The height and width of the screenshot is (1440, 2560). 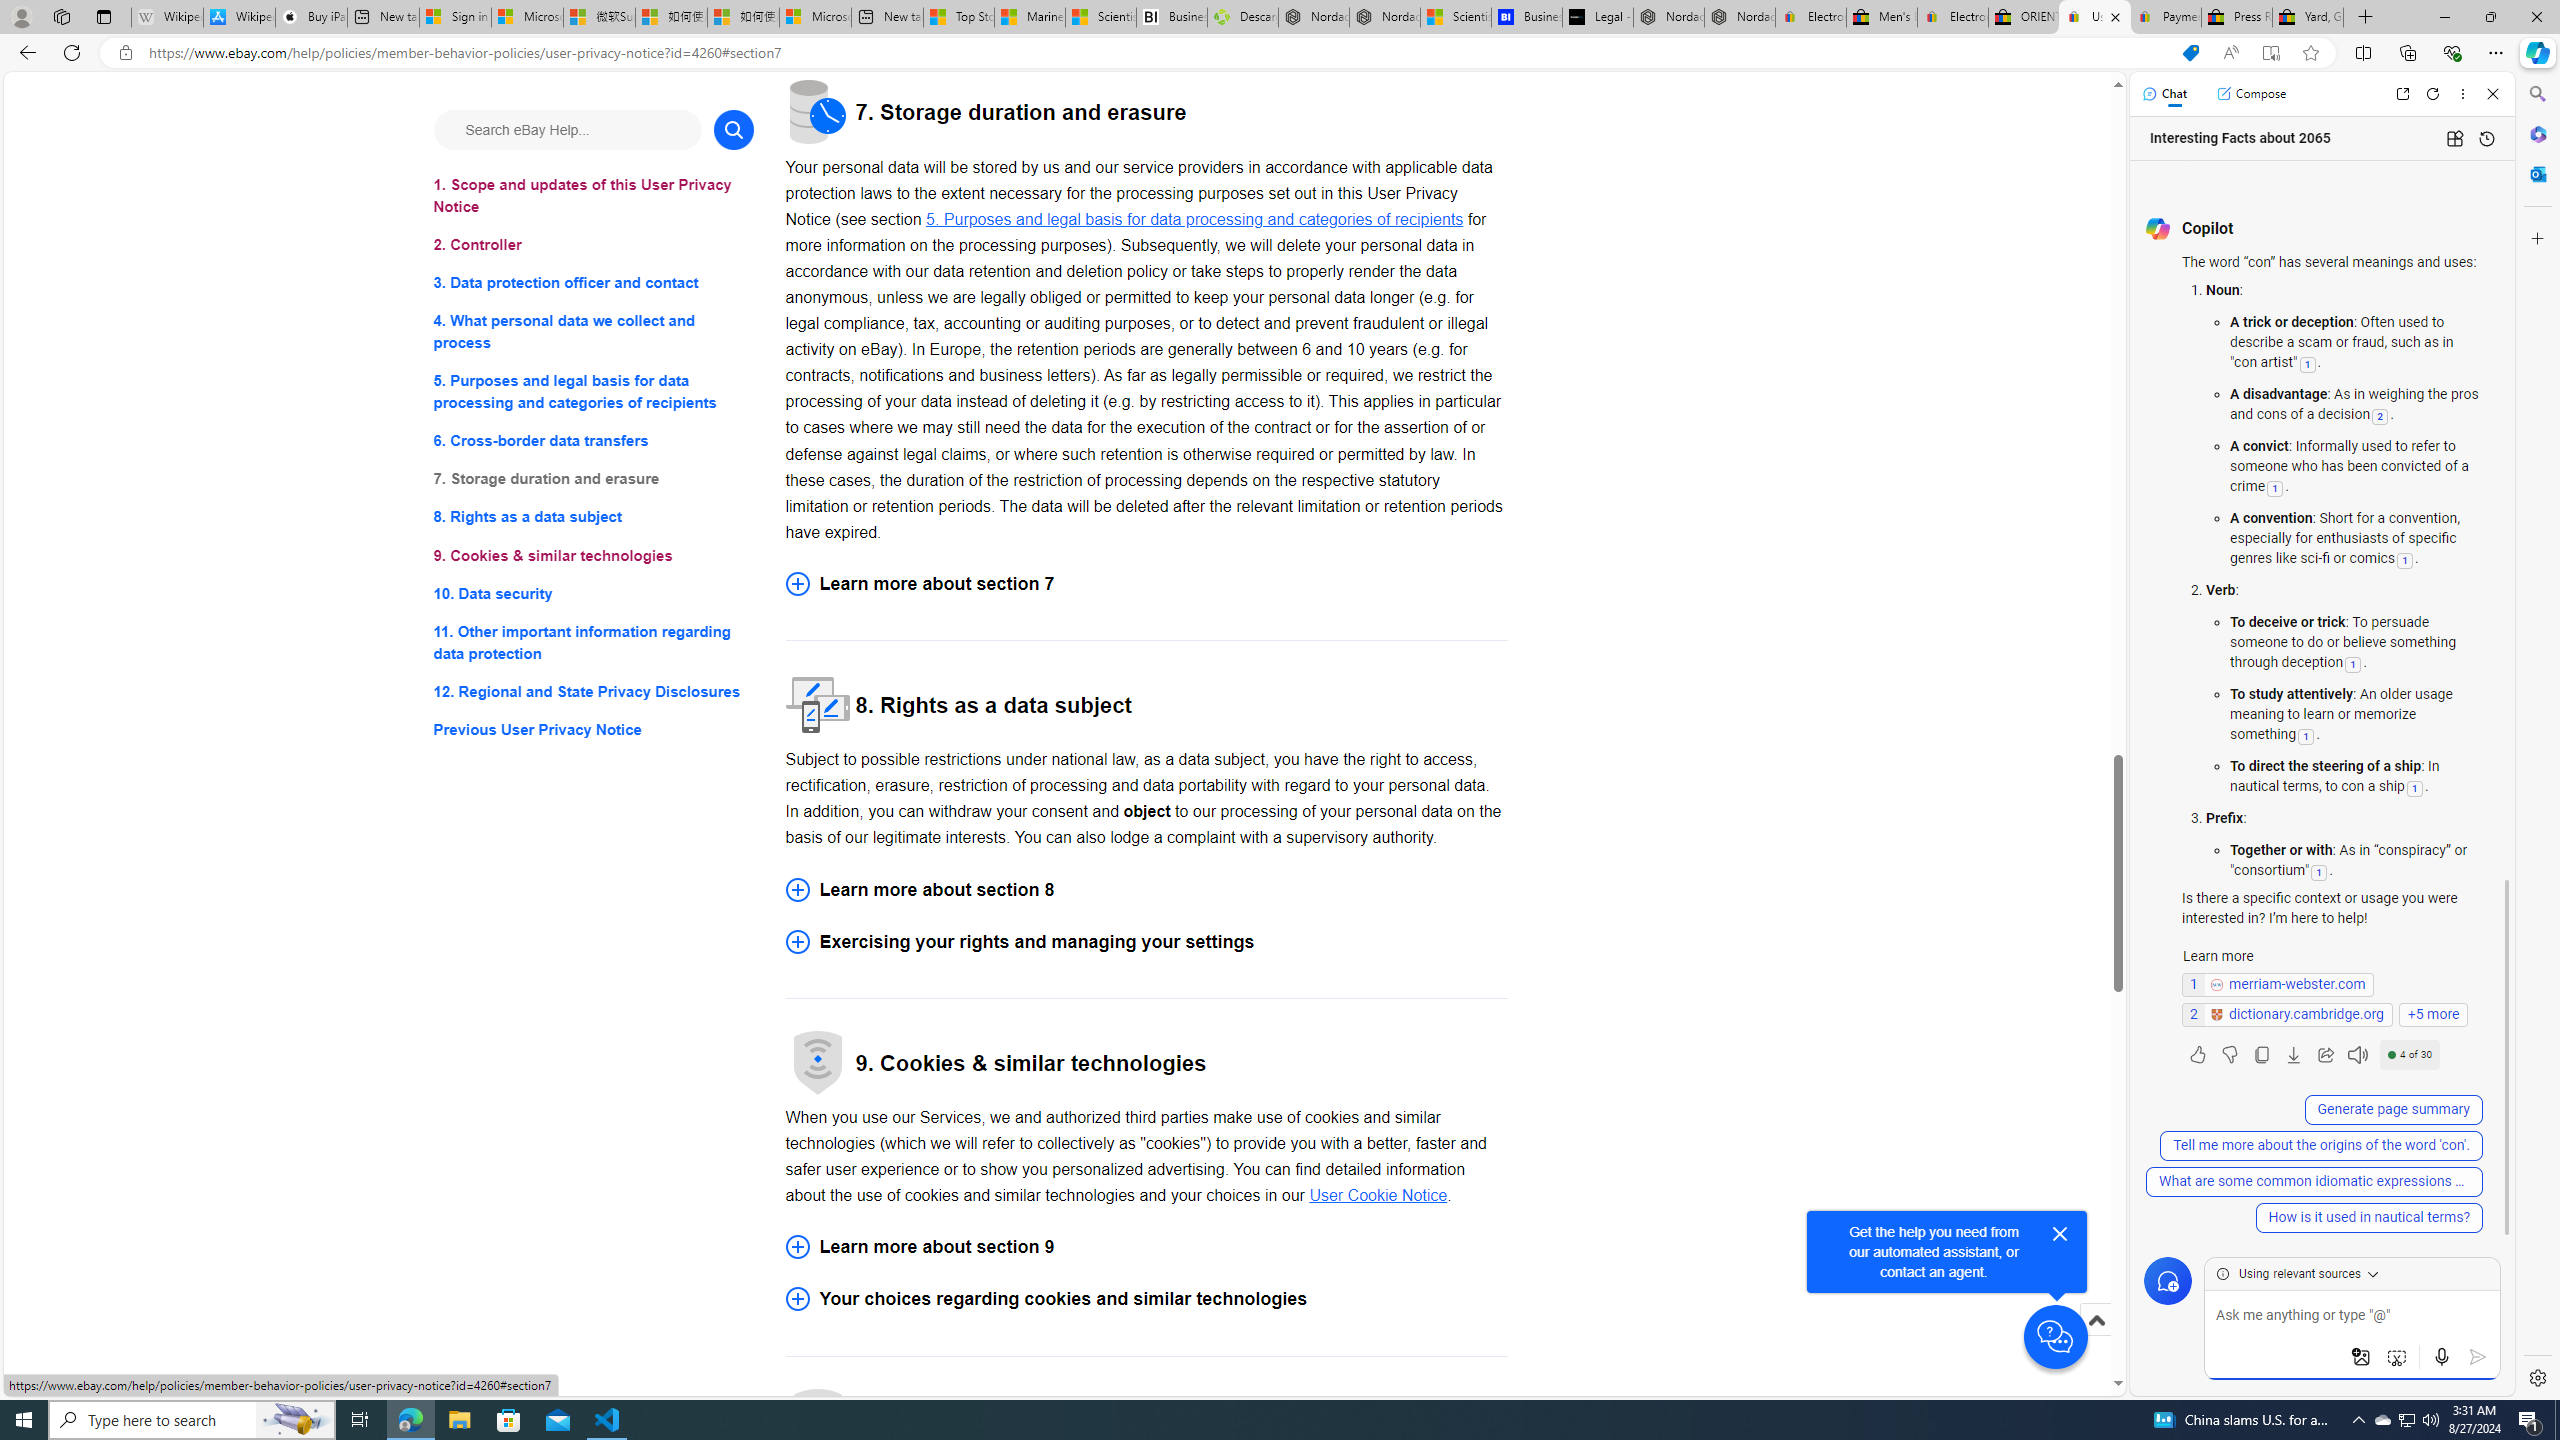 I want to click on 'Learn more about section 9', so click(x=1145, y=1246).